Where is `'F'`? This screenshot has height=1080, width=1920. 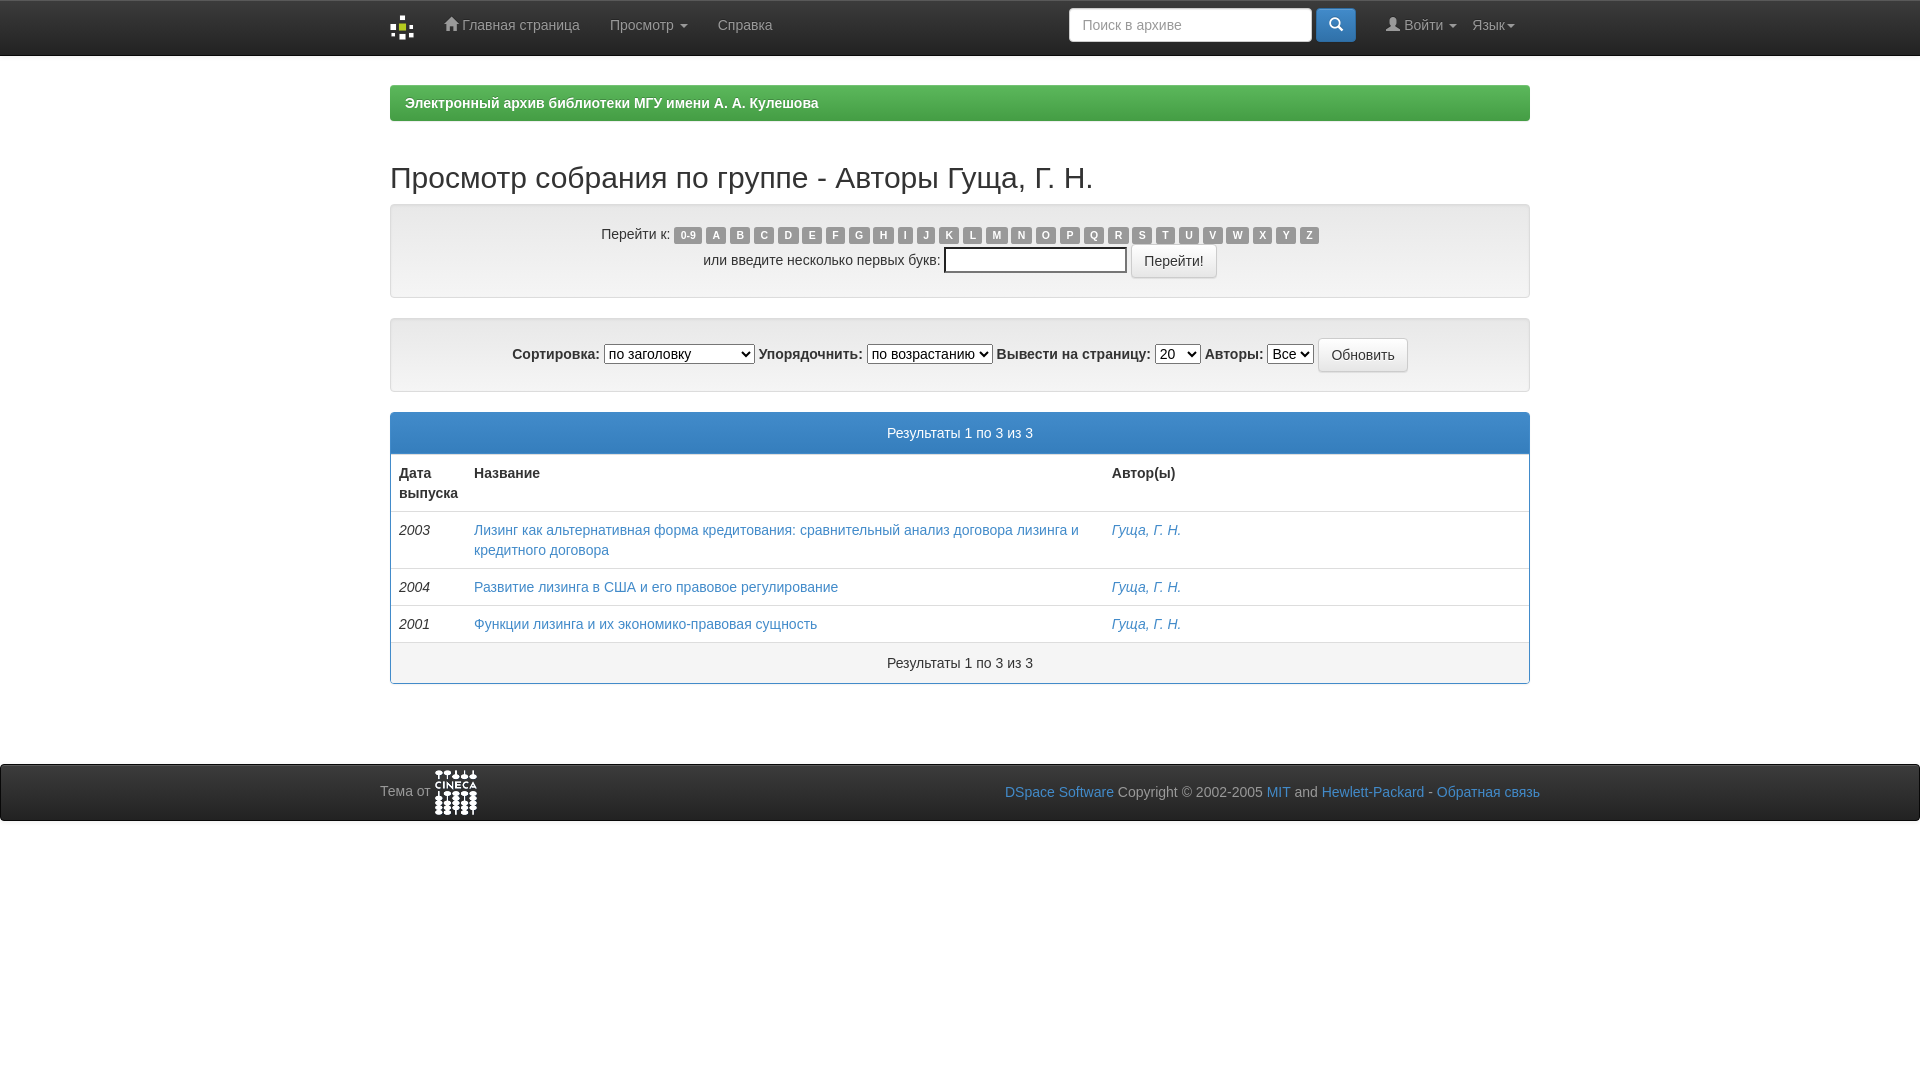 'F' is located at coordinates (825, 234).